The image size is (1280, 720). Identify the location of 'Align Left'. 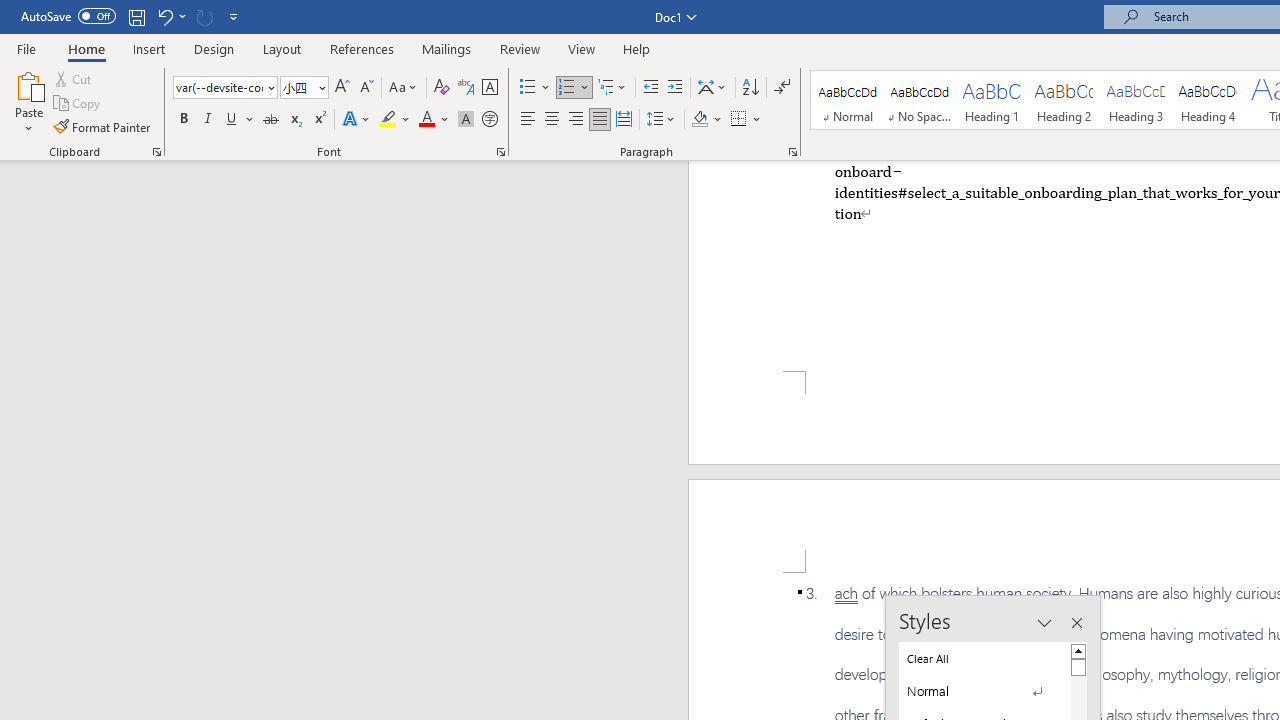
(528, 119).